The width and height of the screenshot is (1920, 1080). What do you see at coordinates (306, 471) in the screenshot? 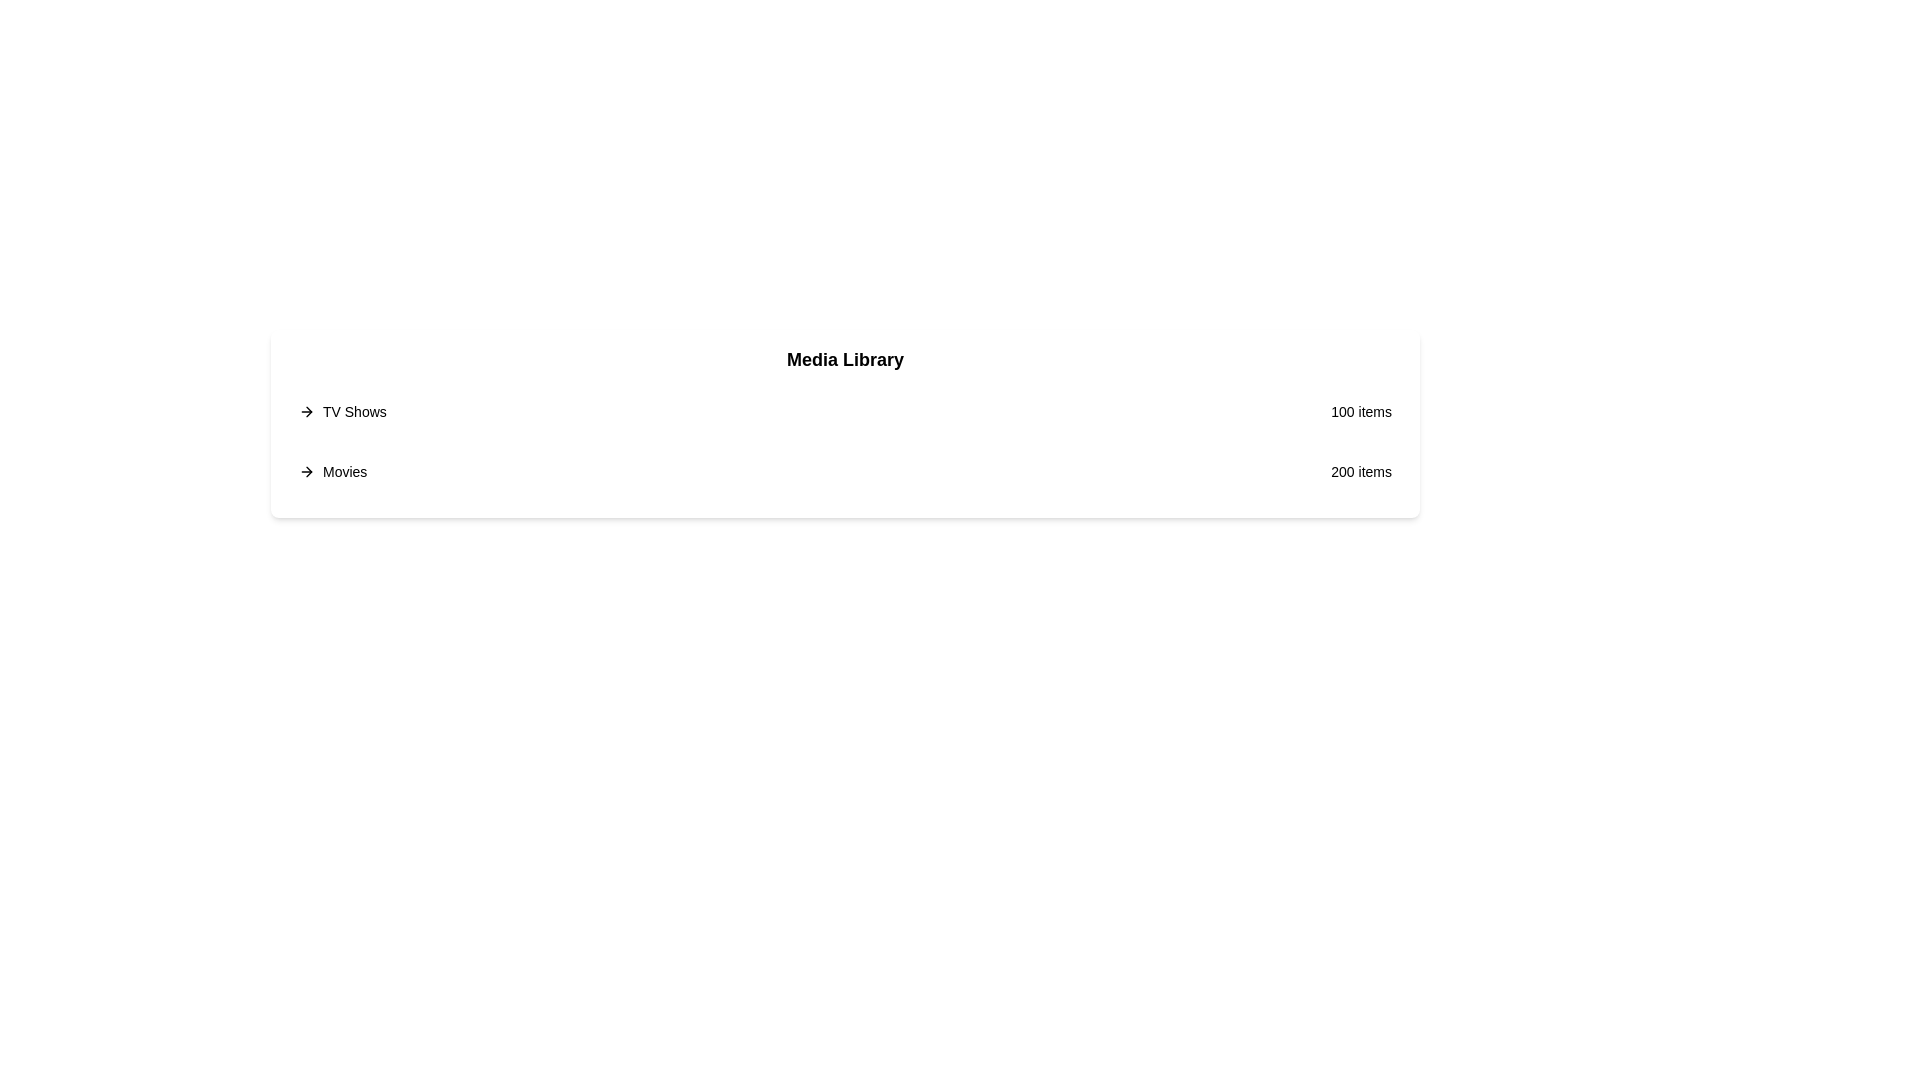
I see `the small right-pointing arrow icon located to the left of the 'Movies' text in the second list item of the Media Library` at bounding box center [306, 471].